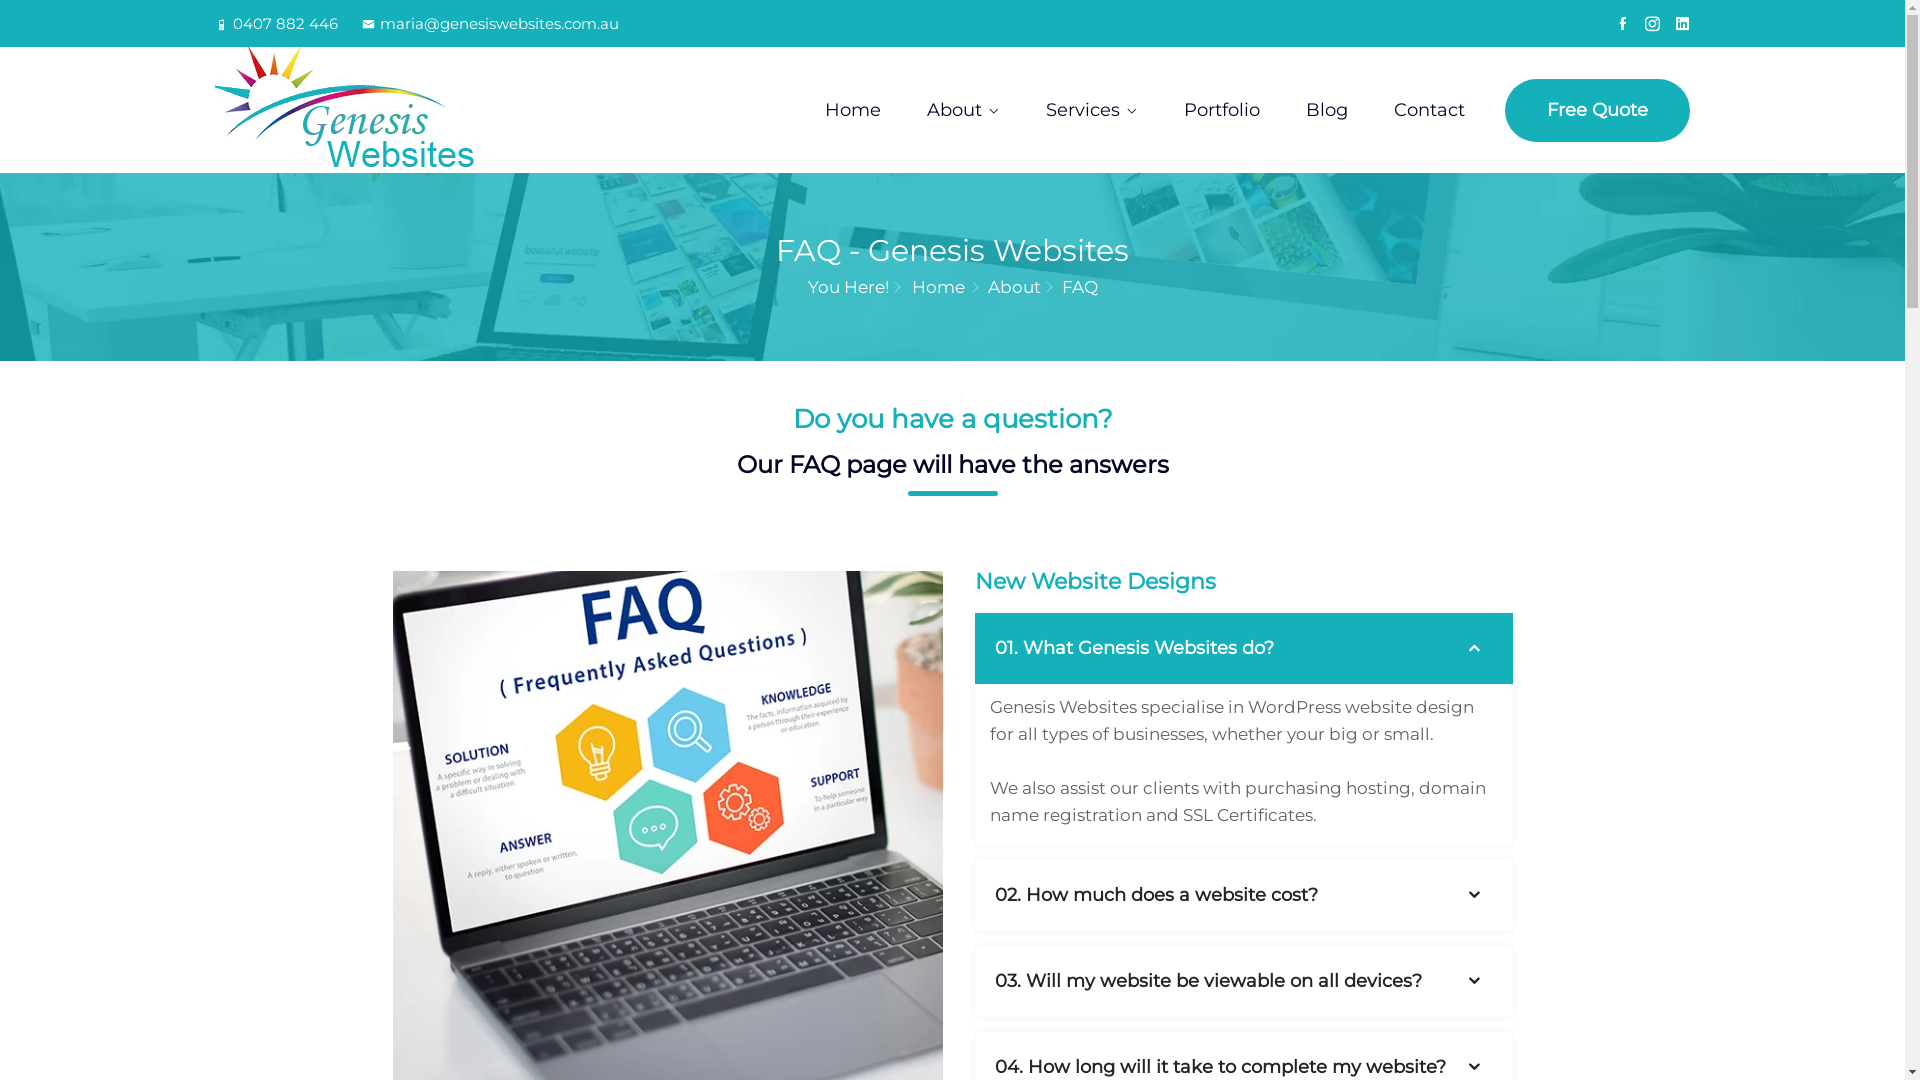 The image size is (1920, 1080). I want to click on '02. How much does a website cost?', so click(1242, 894).